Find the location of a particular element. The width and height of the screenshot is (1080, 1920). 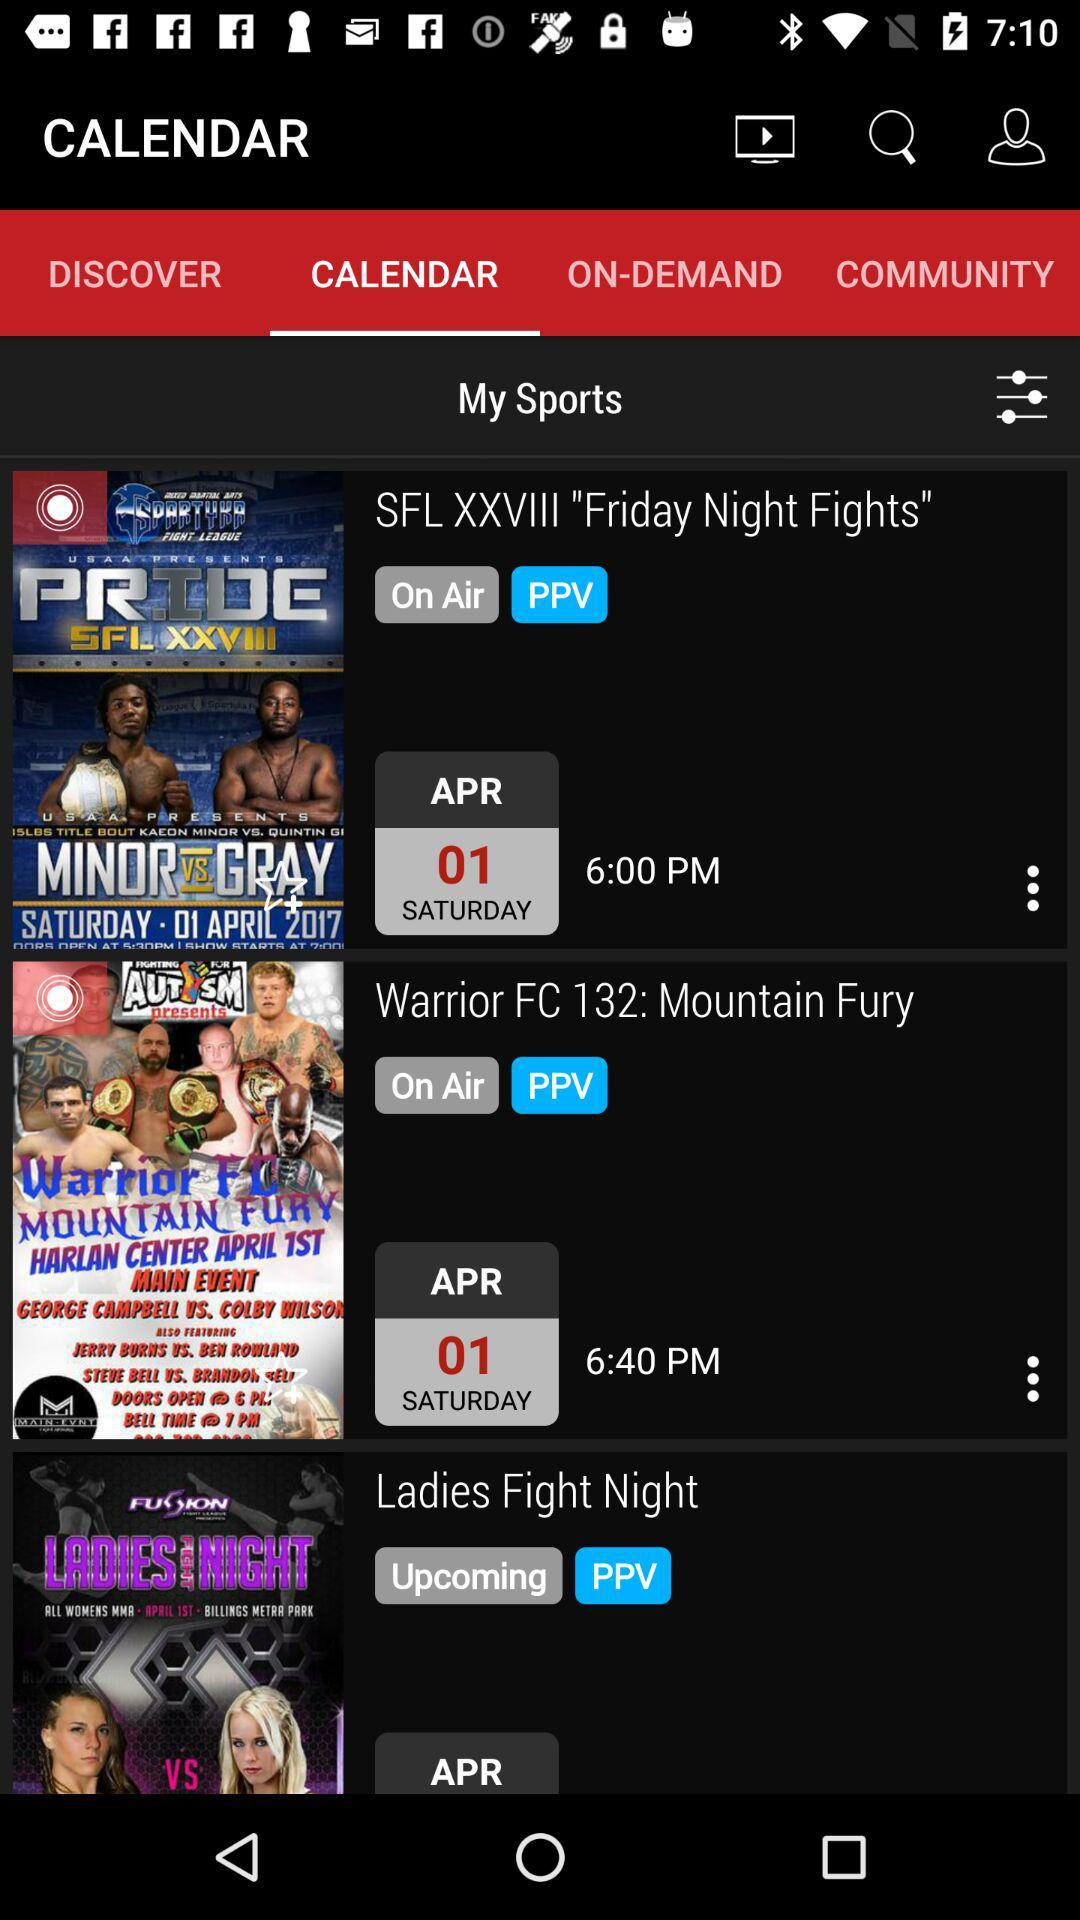

icon above the on-demand item is located at coordinates (764, 135).